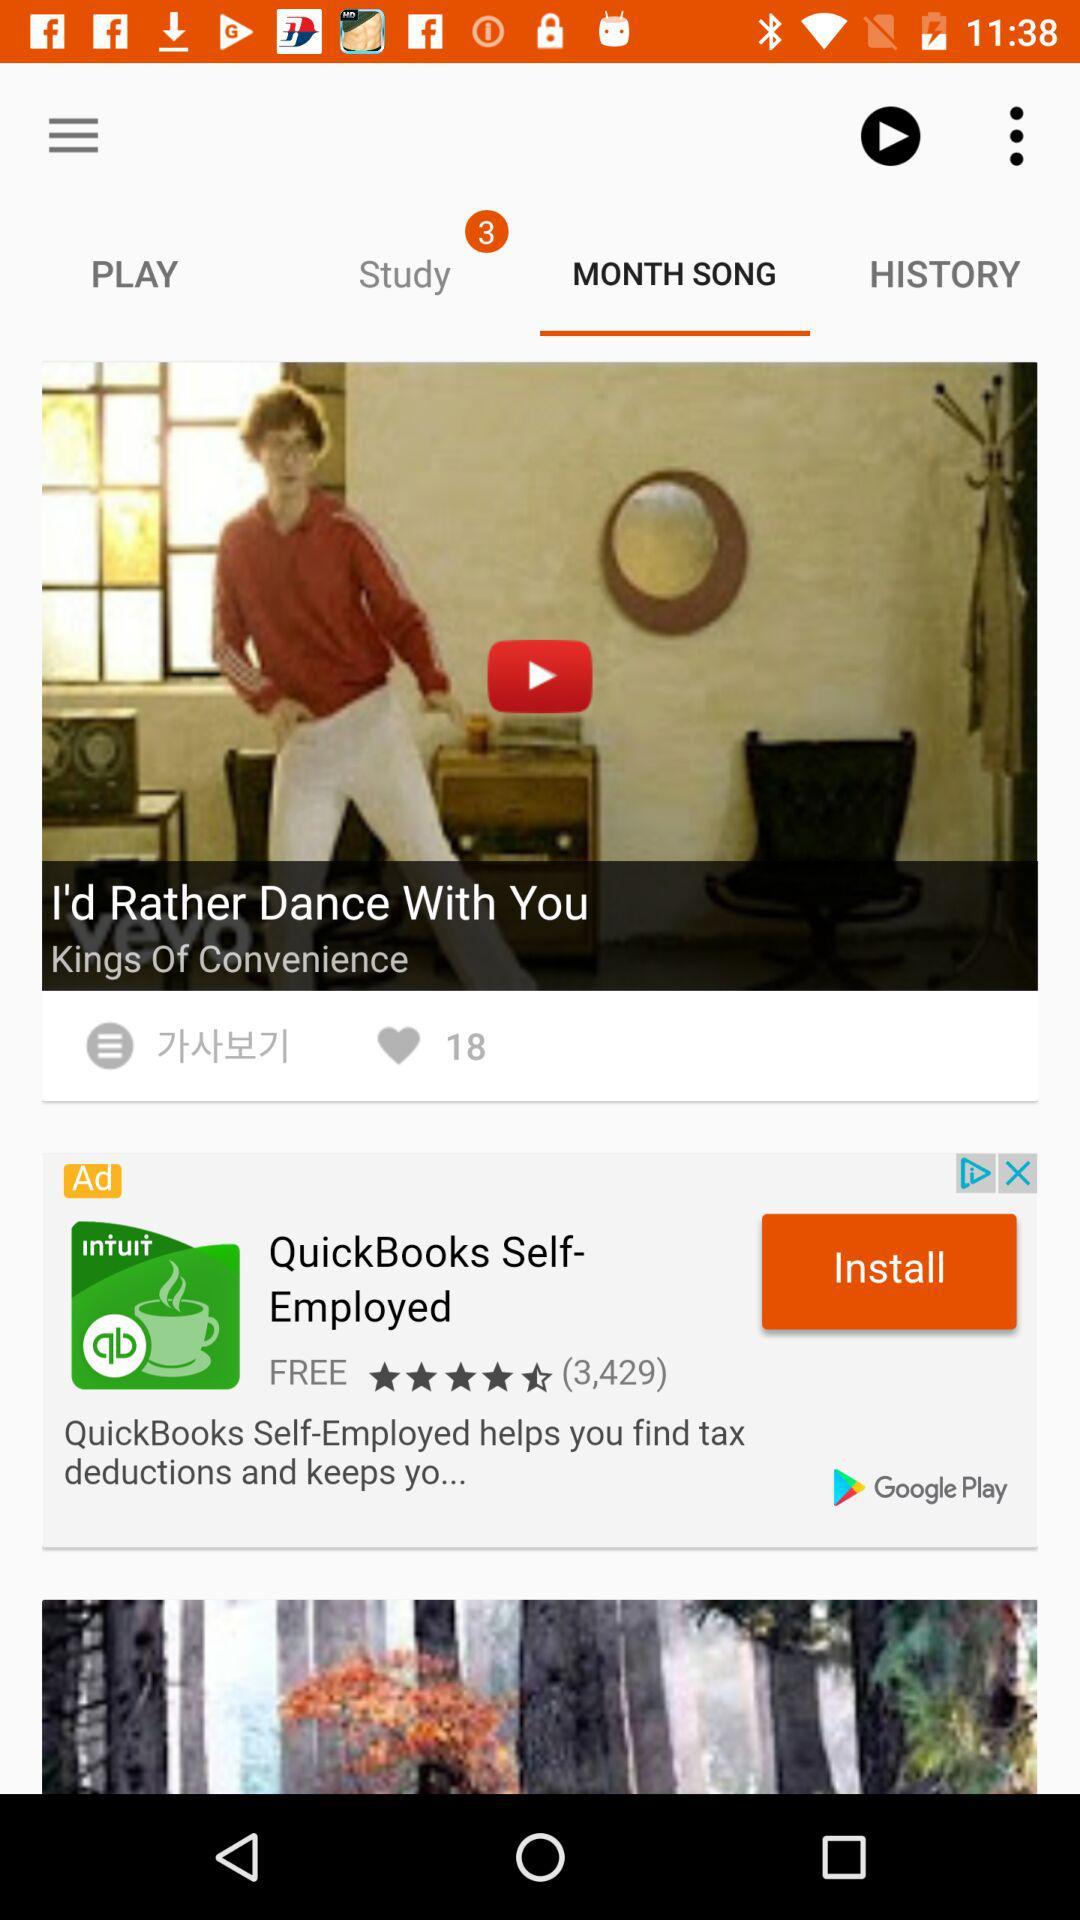 The image size is (1080, 1920). What do you see at coordinates (945, 272) in the screenshot?
I see `tab right to the text month song` at bounding box center [945, 272].